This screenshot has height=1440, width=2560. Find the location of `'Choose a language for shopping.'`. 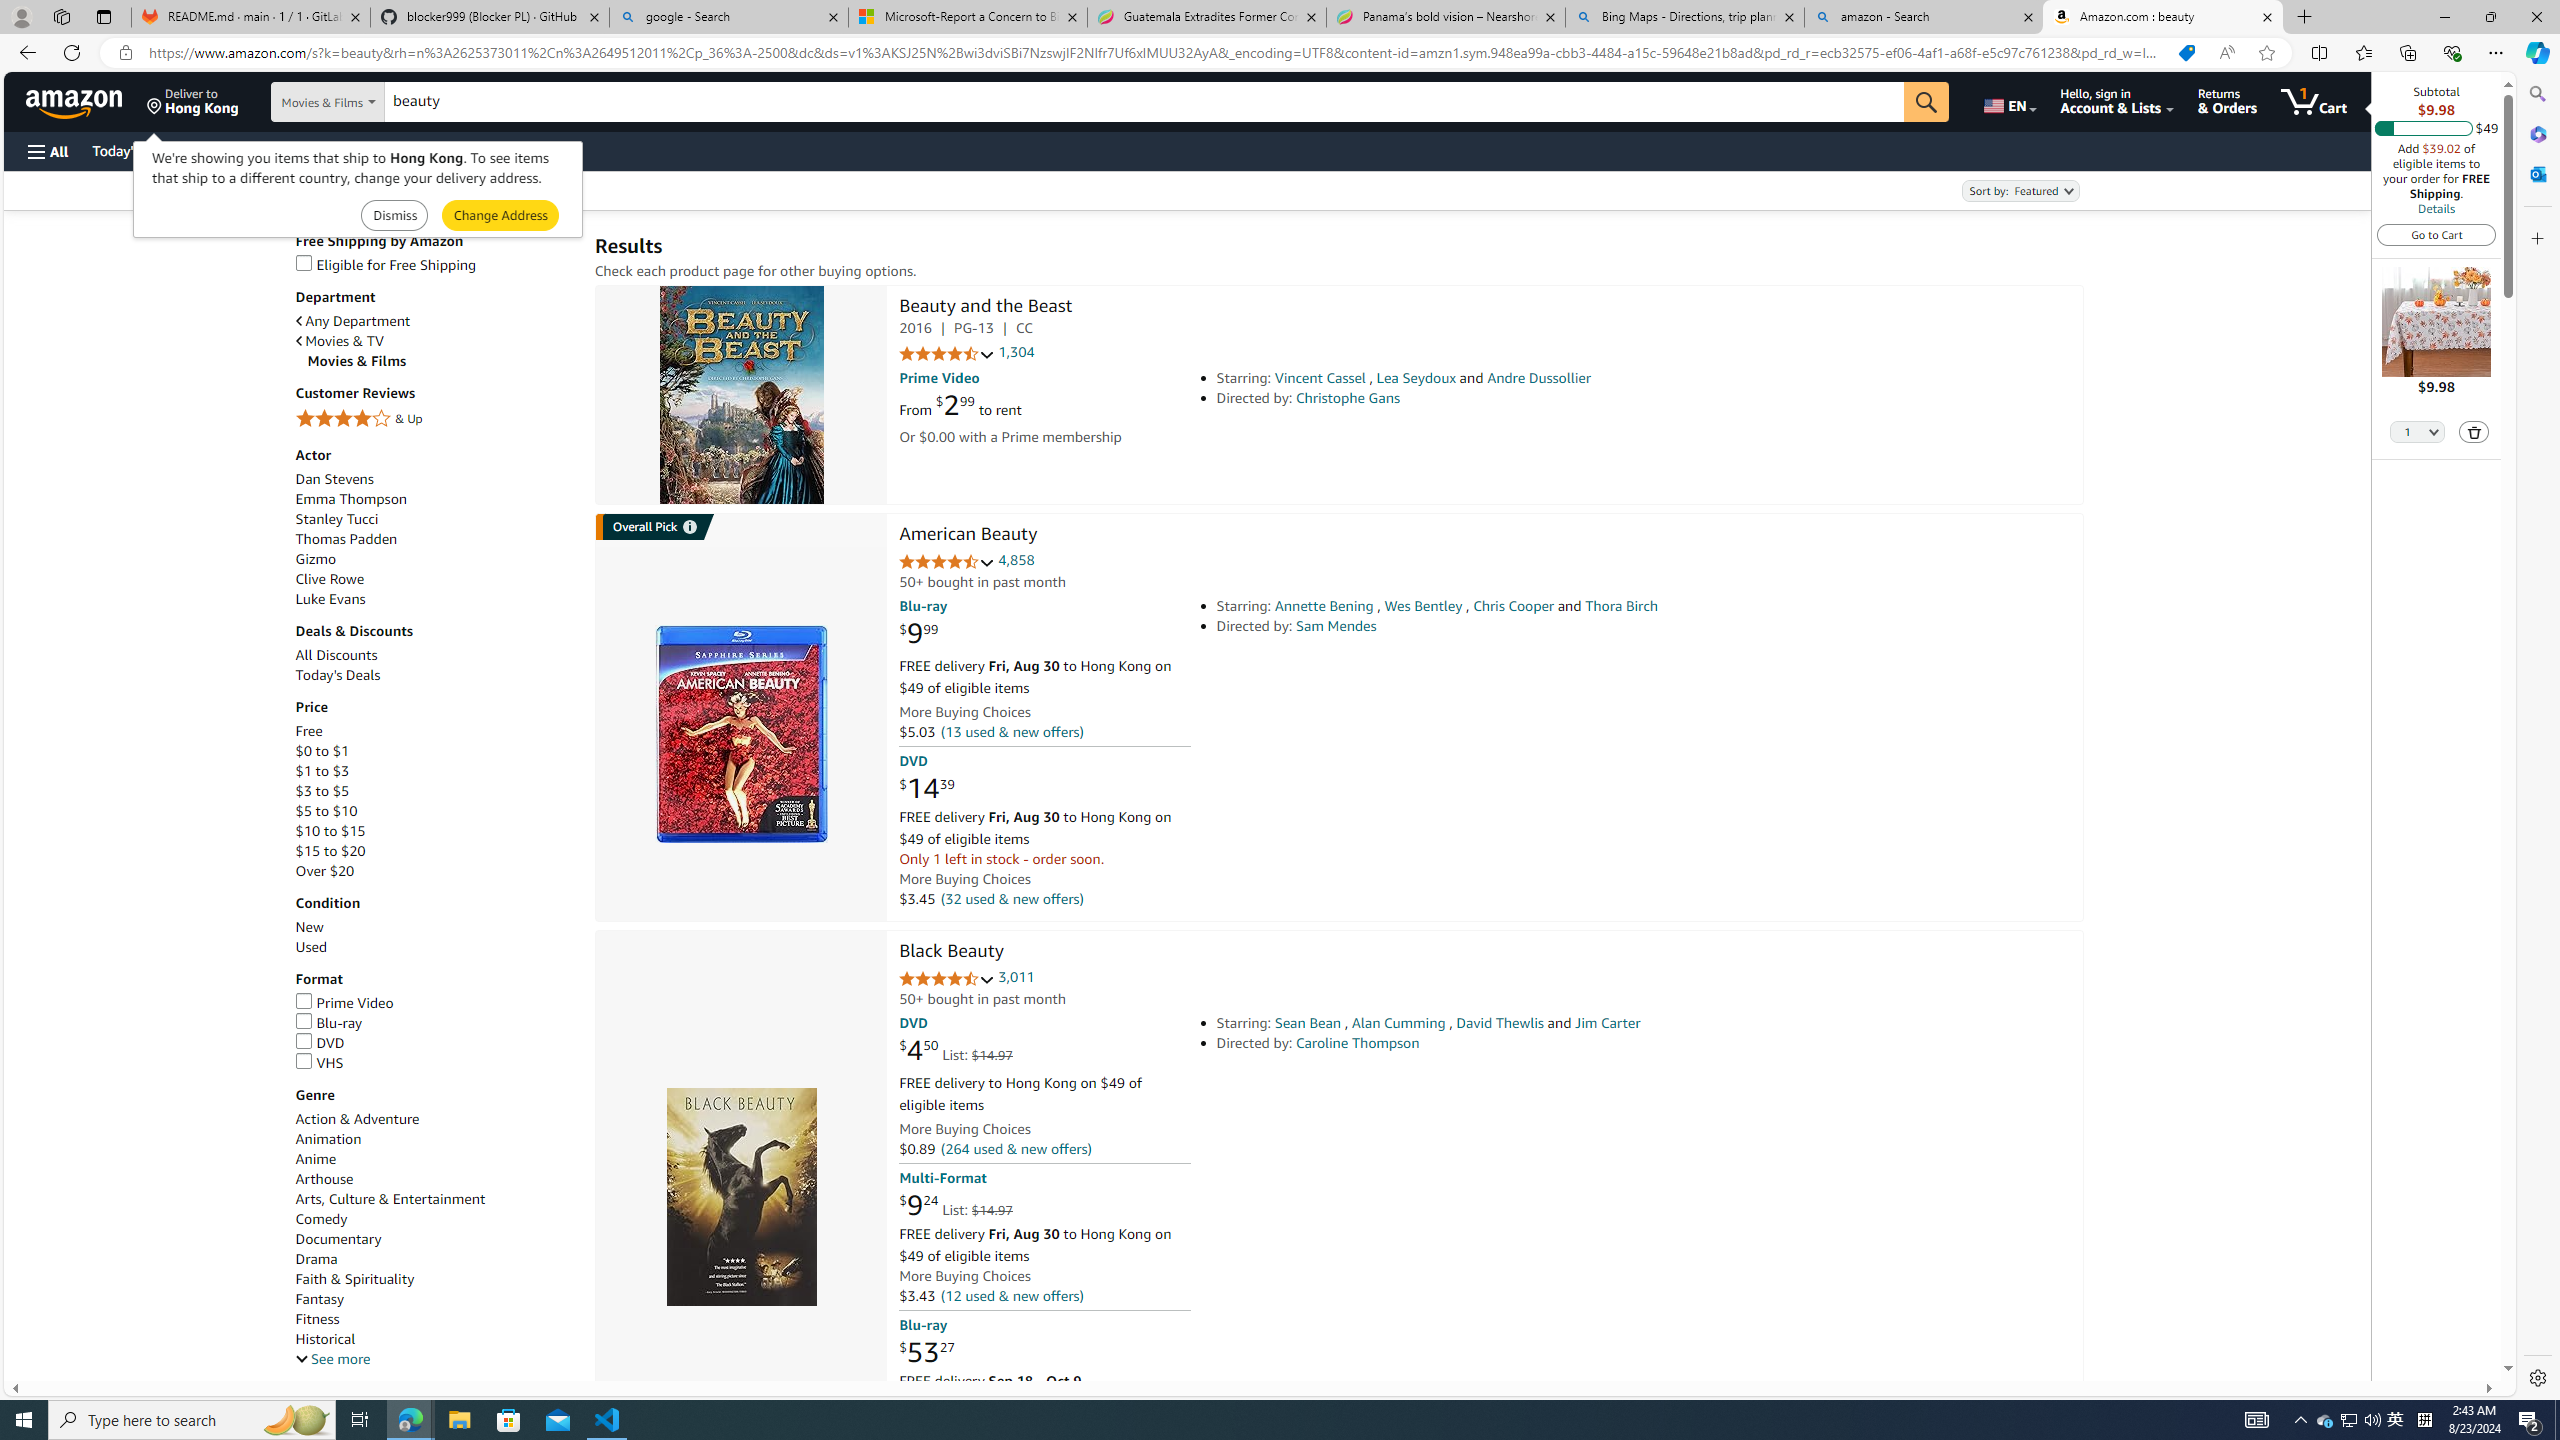

'Choose a language for shopping.' is located at coordinates (2007, 100).